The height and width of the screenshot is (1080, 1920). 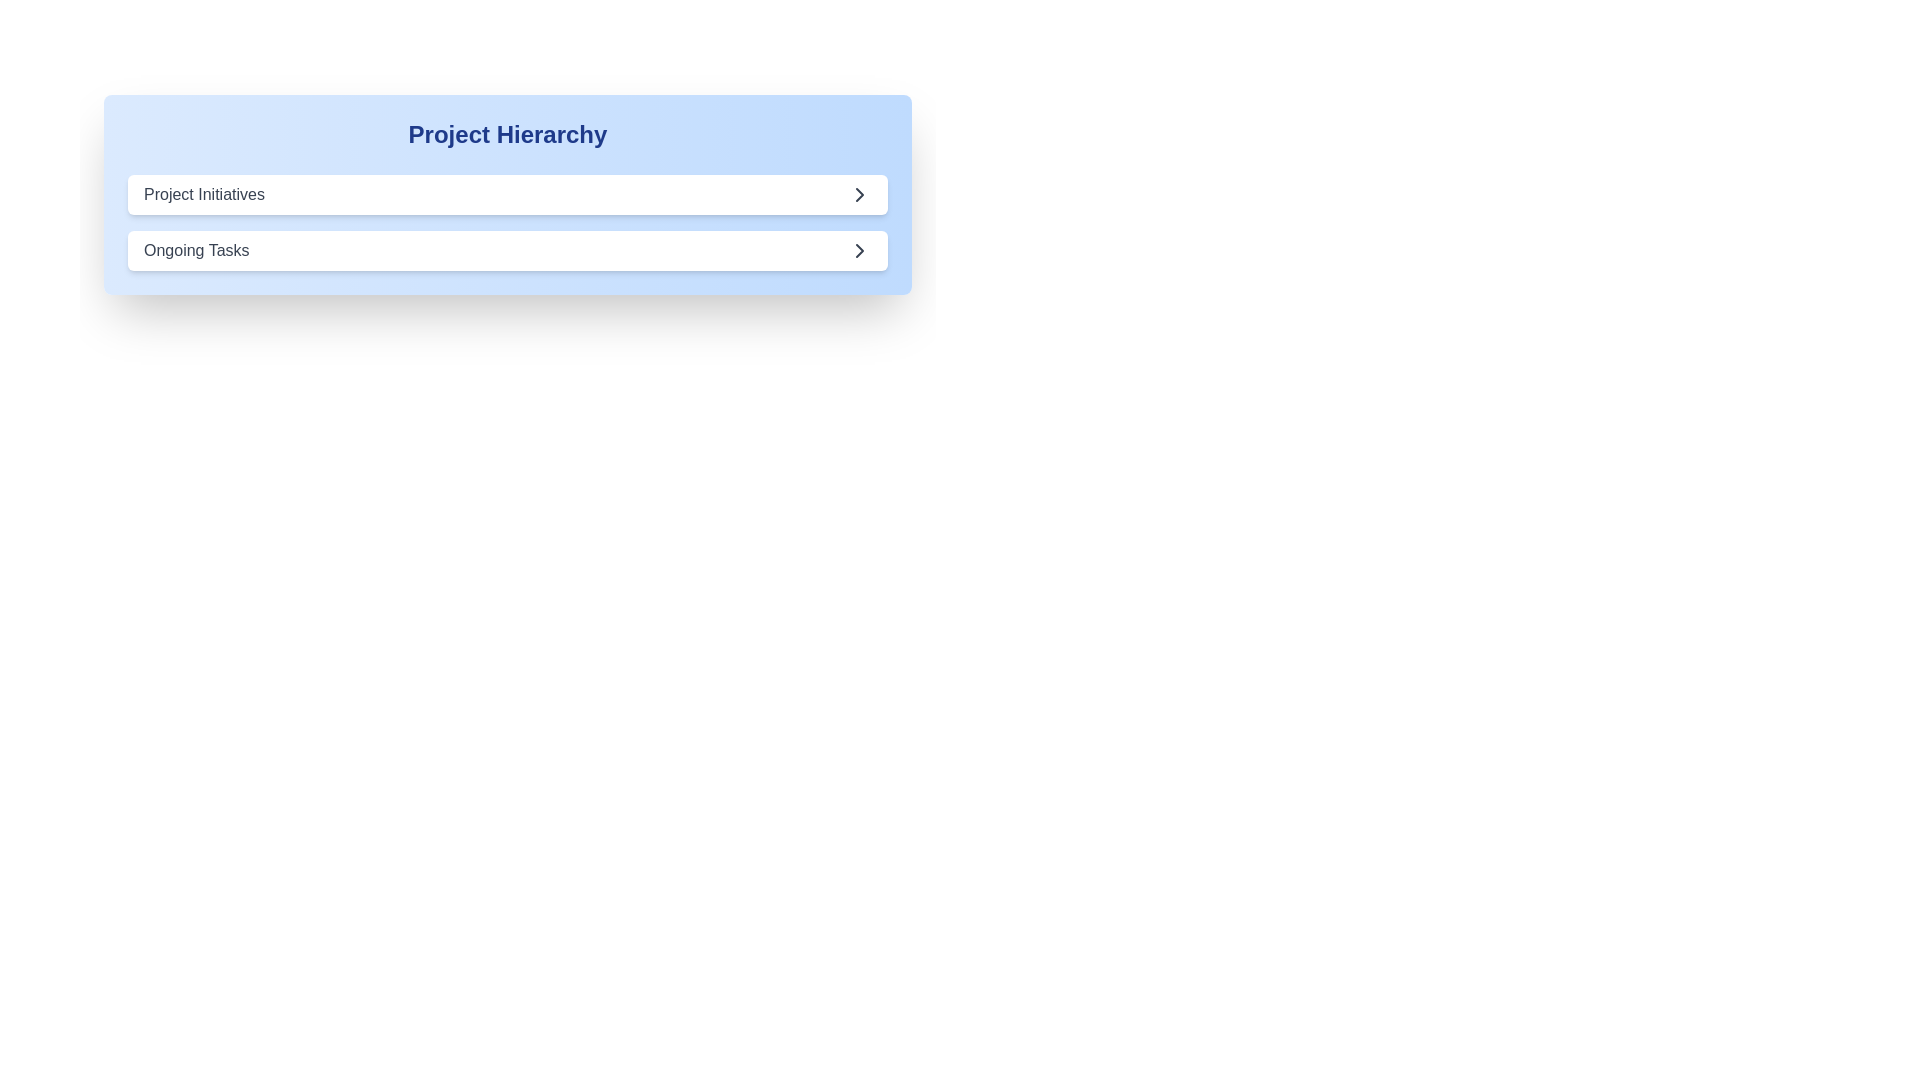 What do you see at coordinates (859, 195) in the screenshot?
I see `the right-facing chevron icon button located in the 'Project Initiatives' row` at bounding box center [859, 195].